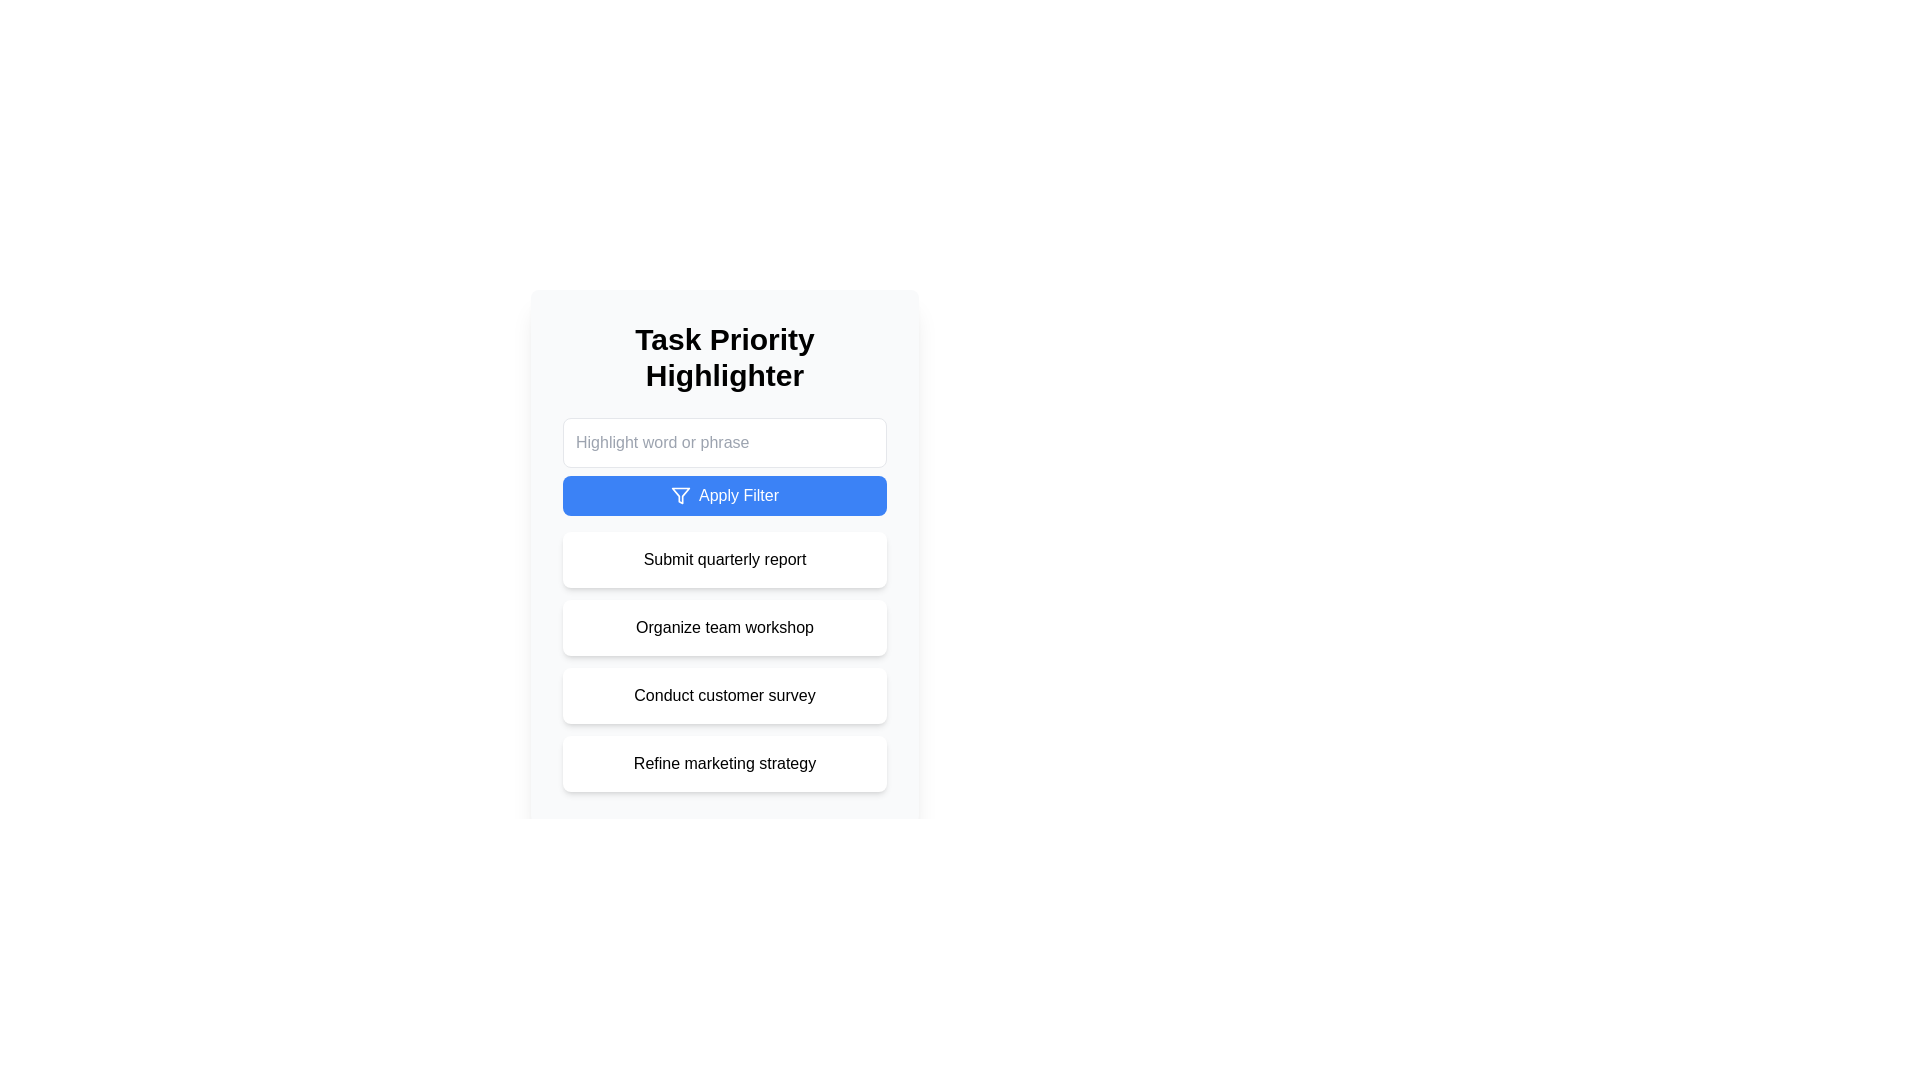 This screenshot has height=1080, width=1920. I want to click on the decorative filter icon located to the left of the 'Apply Filter' text within the blue button, so click(681, 495).